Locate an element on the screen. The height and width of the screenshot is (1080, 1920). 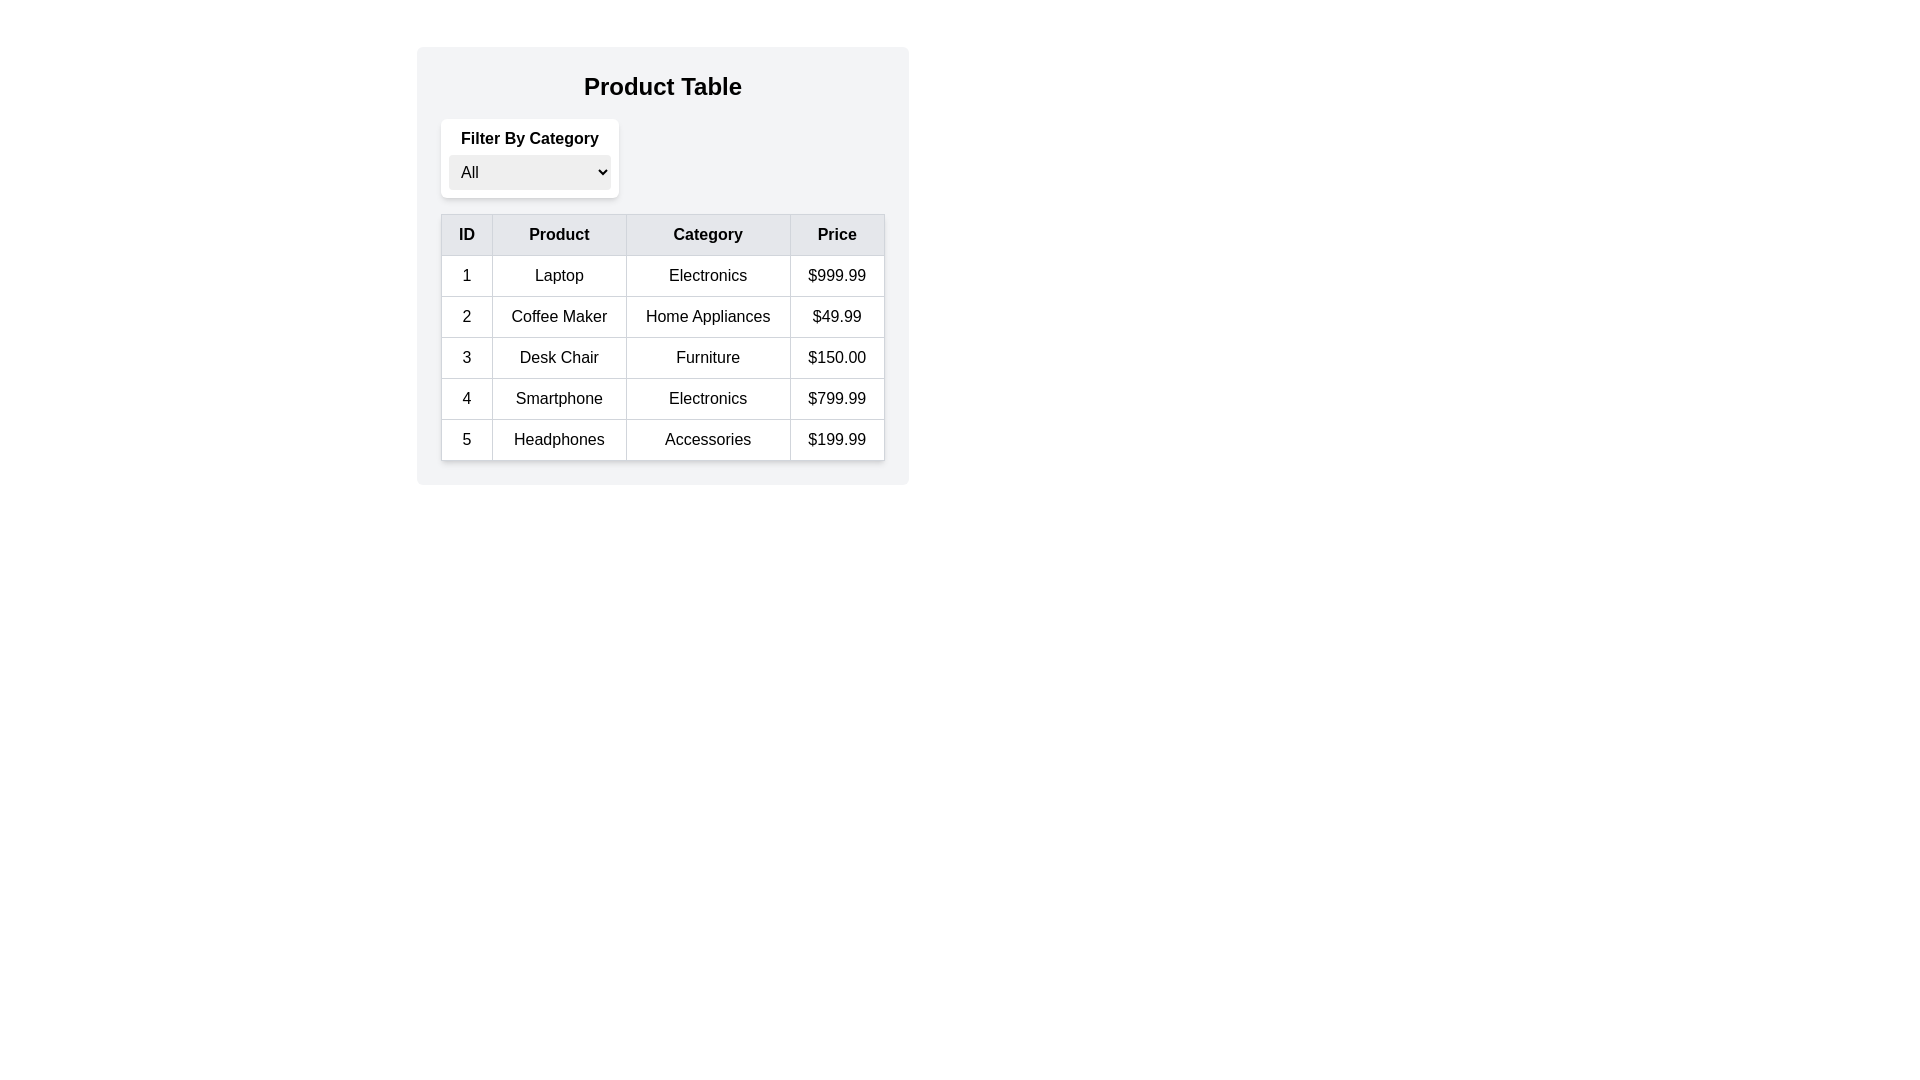
the Table Header Cell containing the text 'Product' is located at coordinates (559, 234).